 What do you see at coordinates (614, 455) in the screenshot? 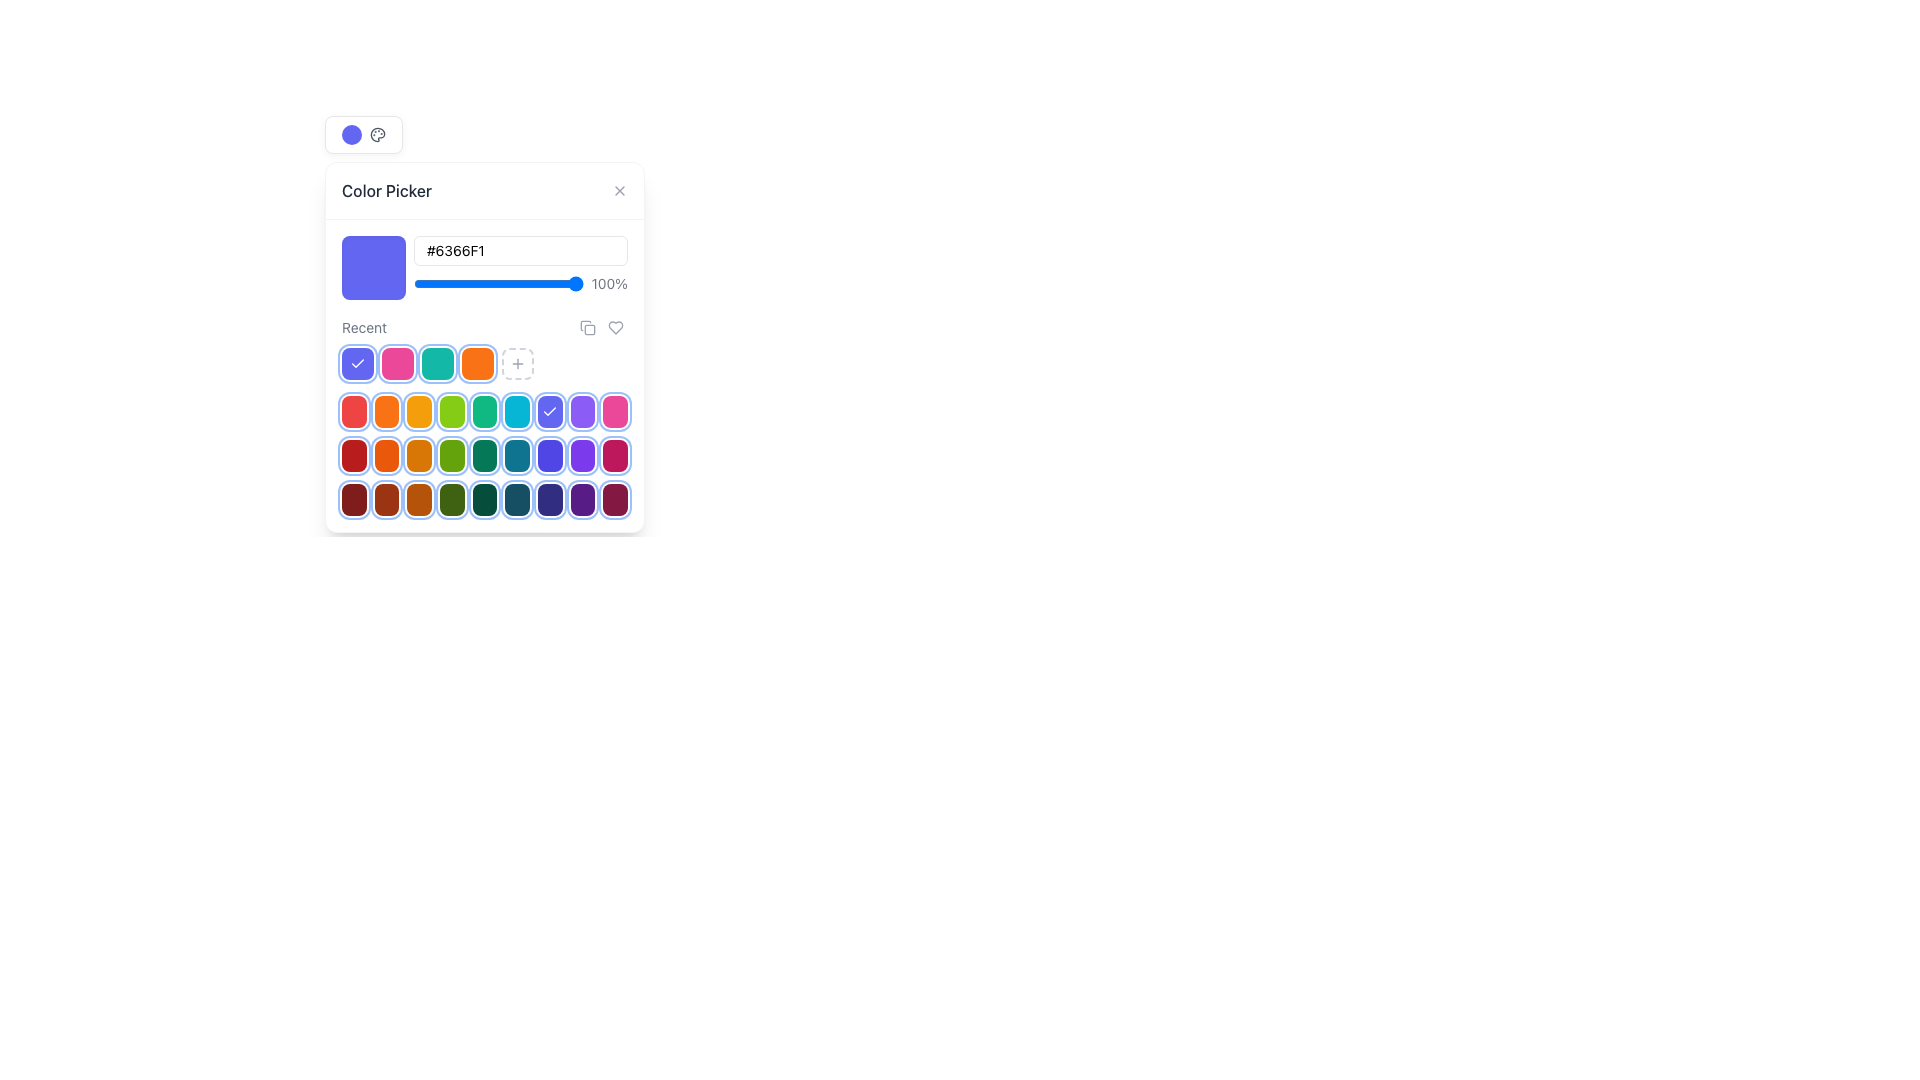
I see `the vibrant pink button with rounded corners, which is the last button in a grid of color buttons at the bottom of the color picker interface, to potentially open a context menu` at bounding box center [614, 455].